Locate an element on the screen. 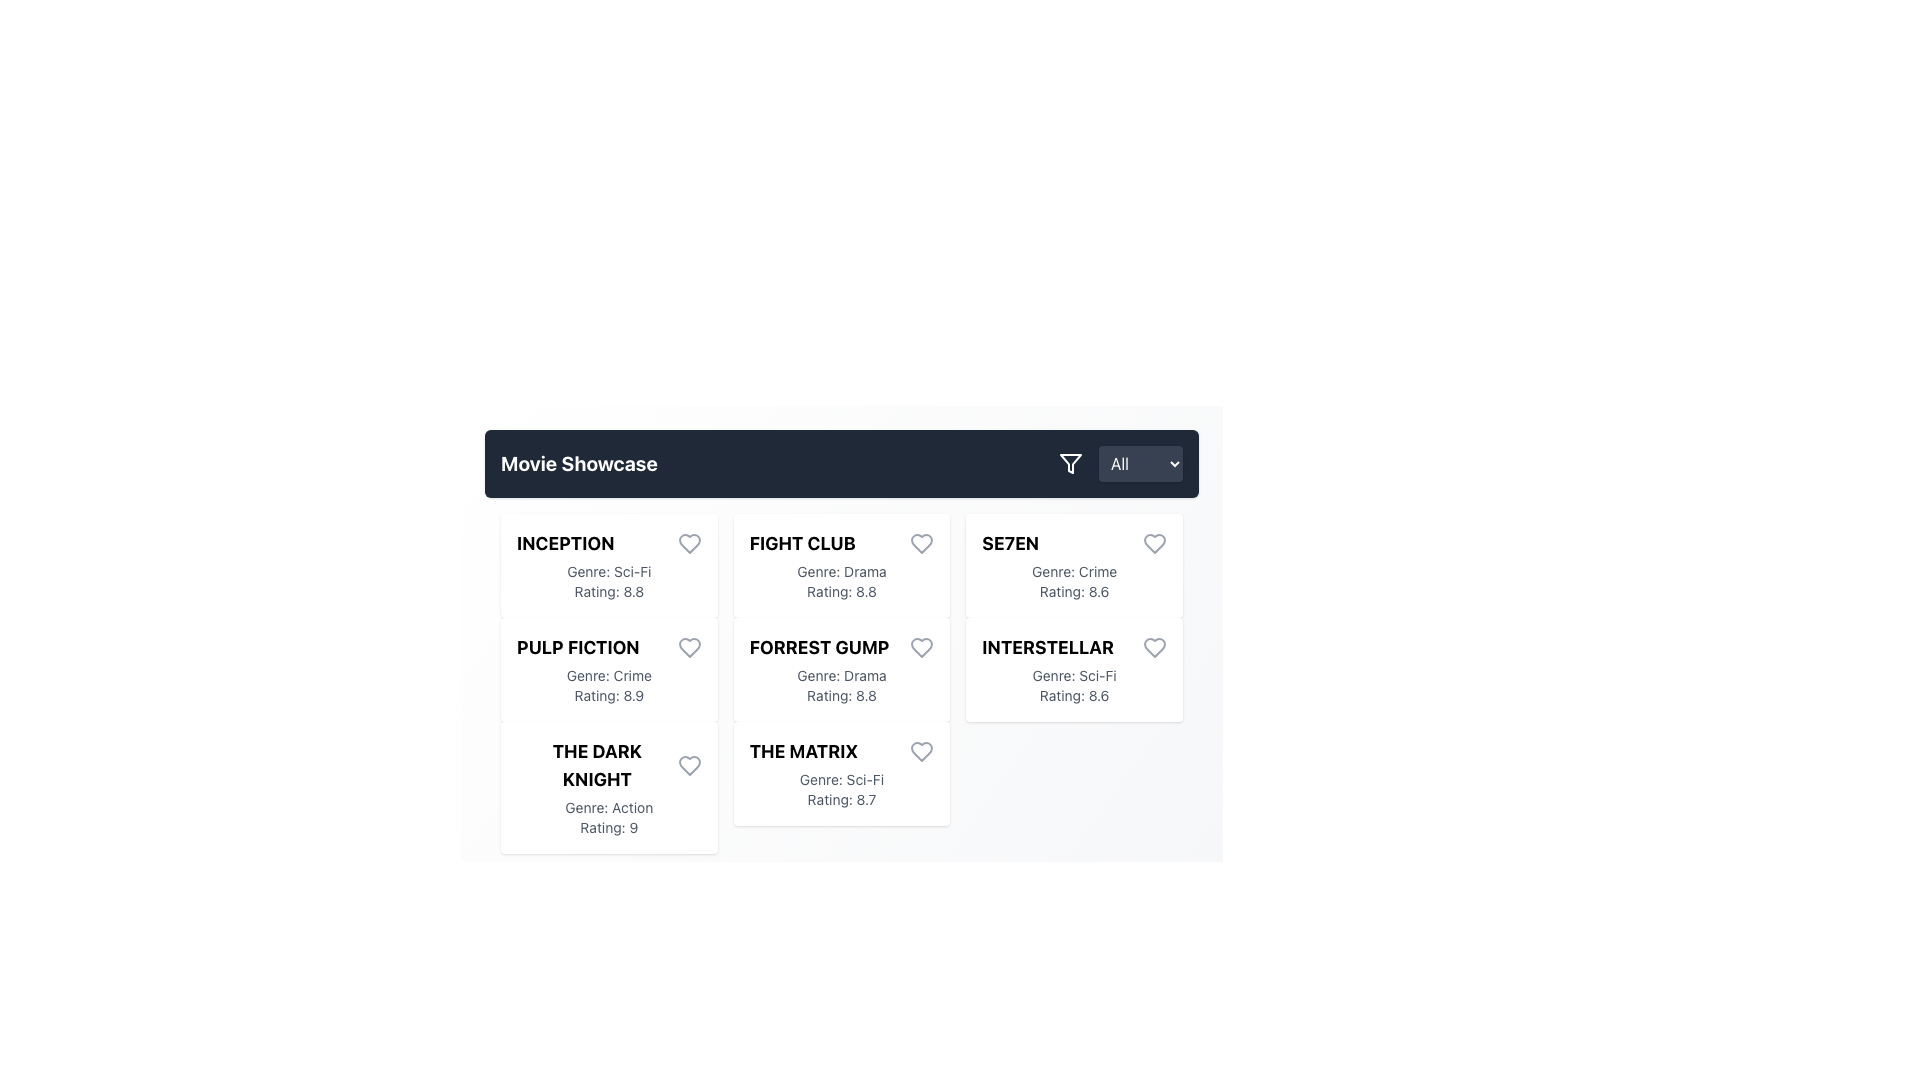 The height and width of the screenshot is (1080, 1920). the text label displaying 'Genre: DramaRating: 8.8' which is styled in a small gray font located below the 'Fight Club' title is located at coordinates (841, 582).